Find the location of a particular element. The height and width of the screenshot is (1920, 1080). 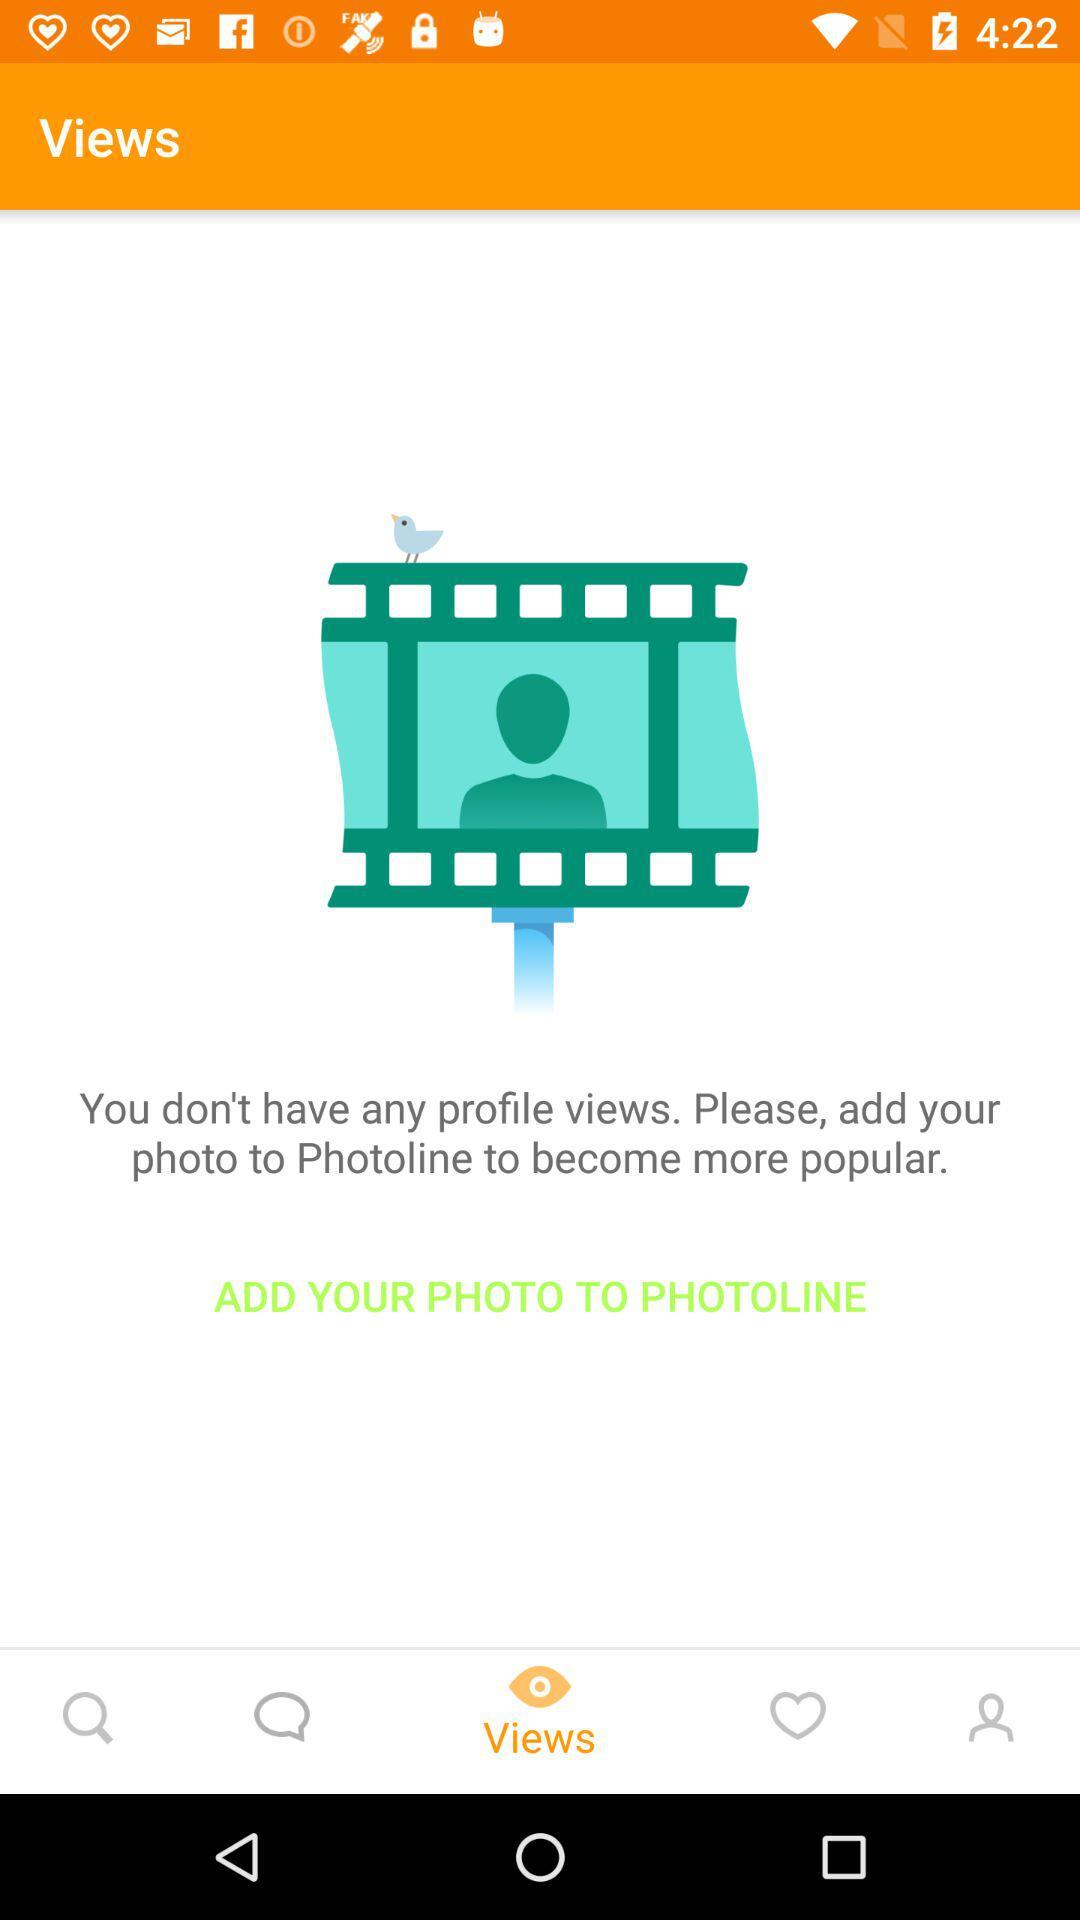

the avatar icon is located at coordinates (986, 1721).